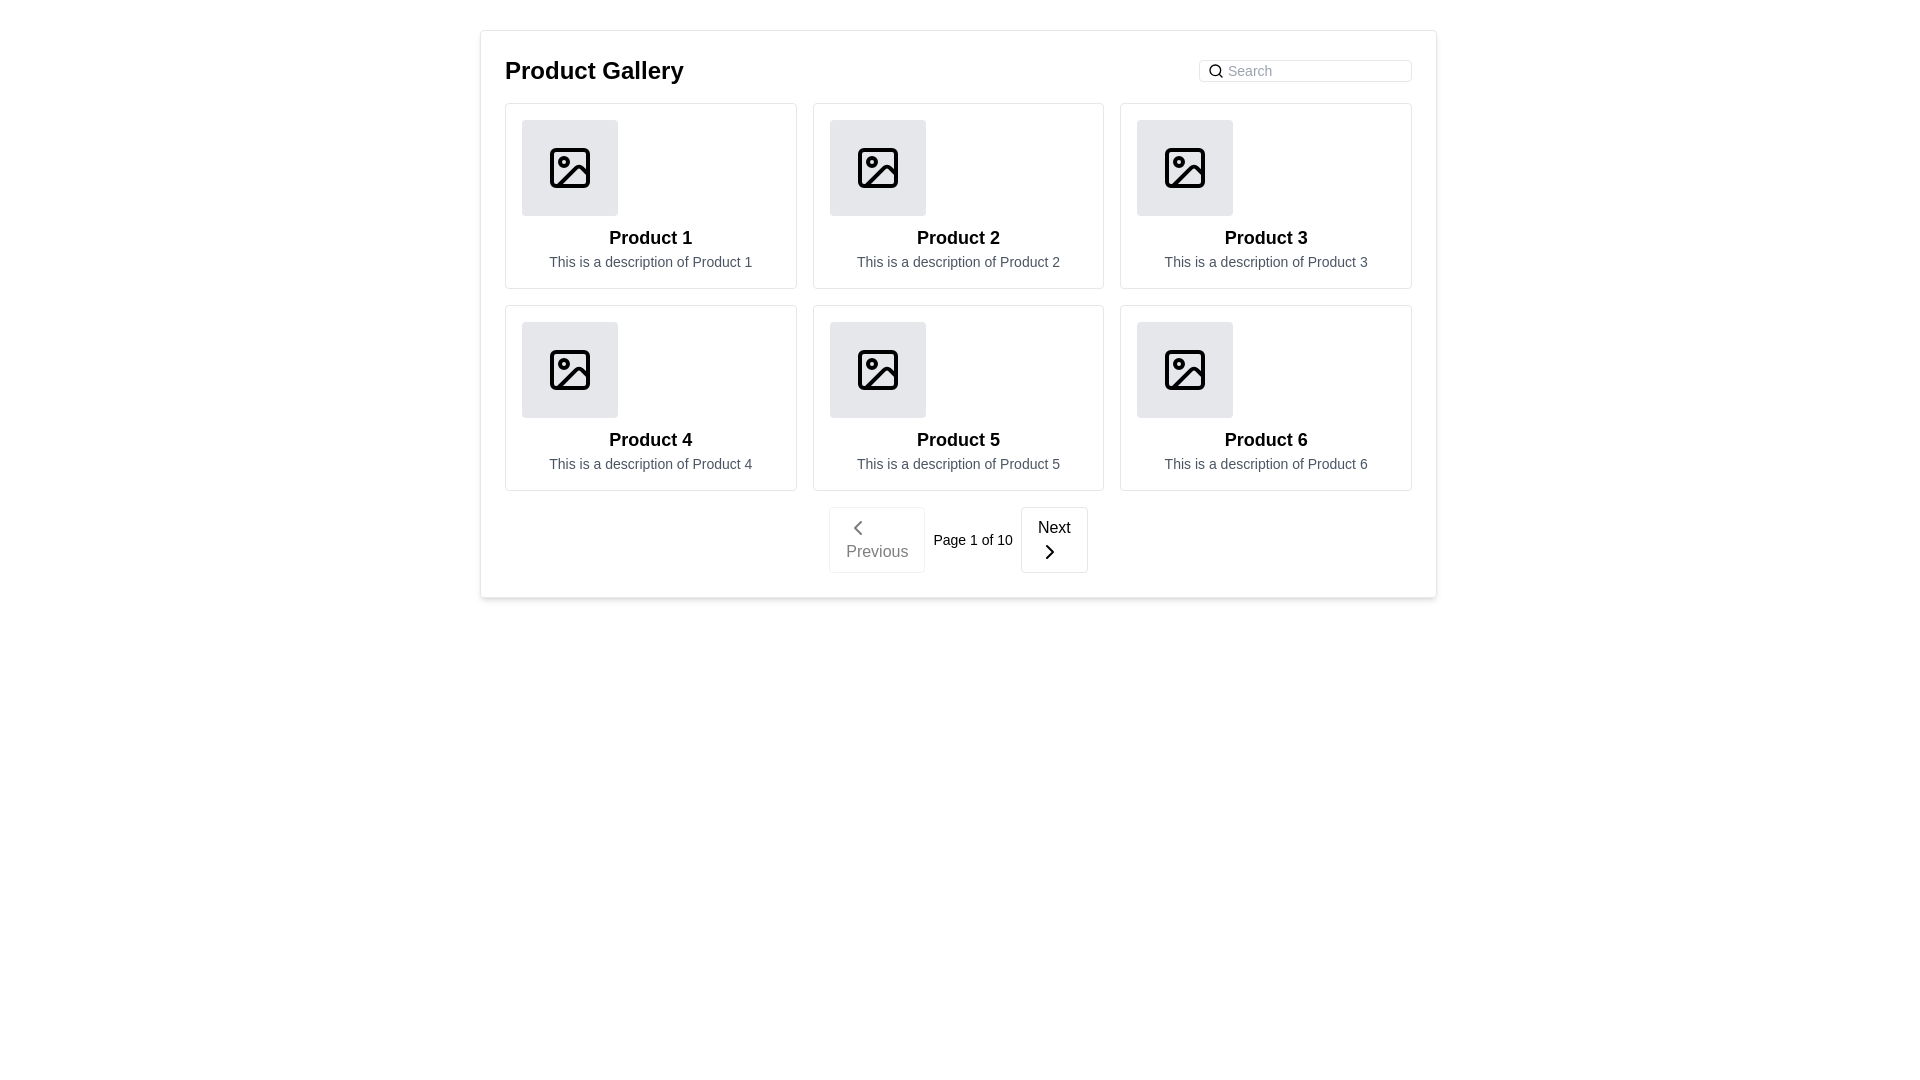  What do you see at coordinates (1185, 370) in the screenshot?
I see `the landscape icon with a black outline inside a light-gray square background, located in the second row, last item of the grid layout in the 'Product 6' section` at bounding box center [1185, 370].